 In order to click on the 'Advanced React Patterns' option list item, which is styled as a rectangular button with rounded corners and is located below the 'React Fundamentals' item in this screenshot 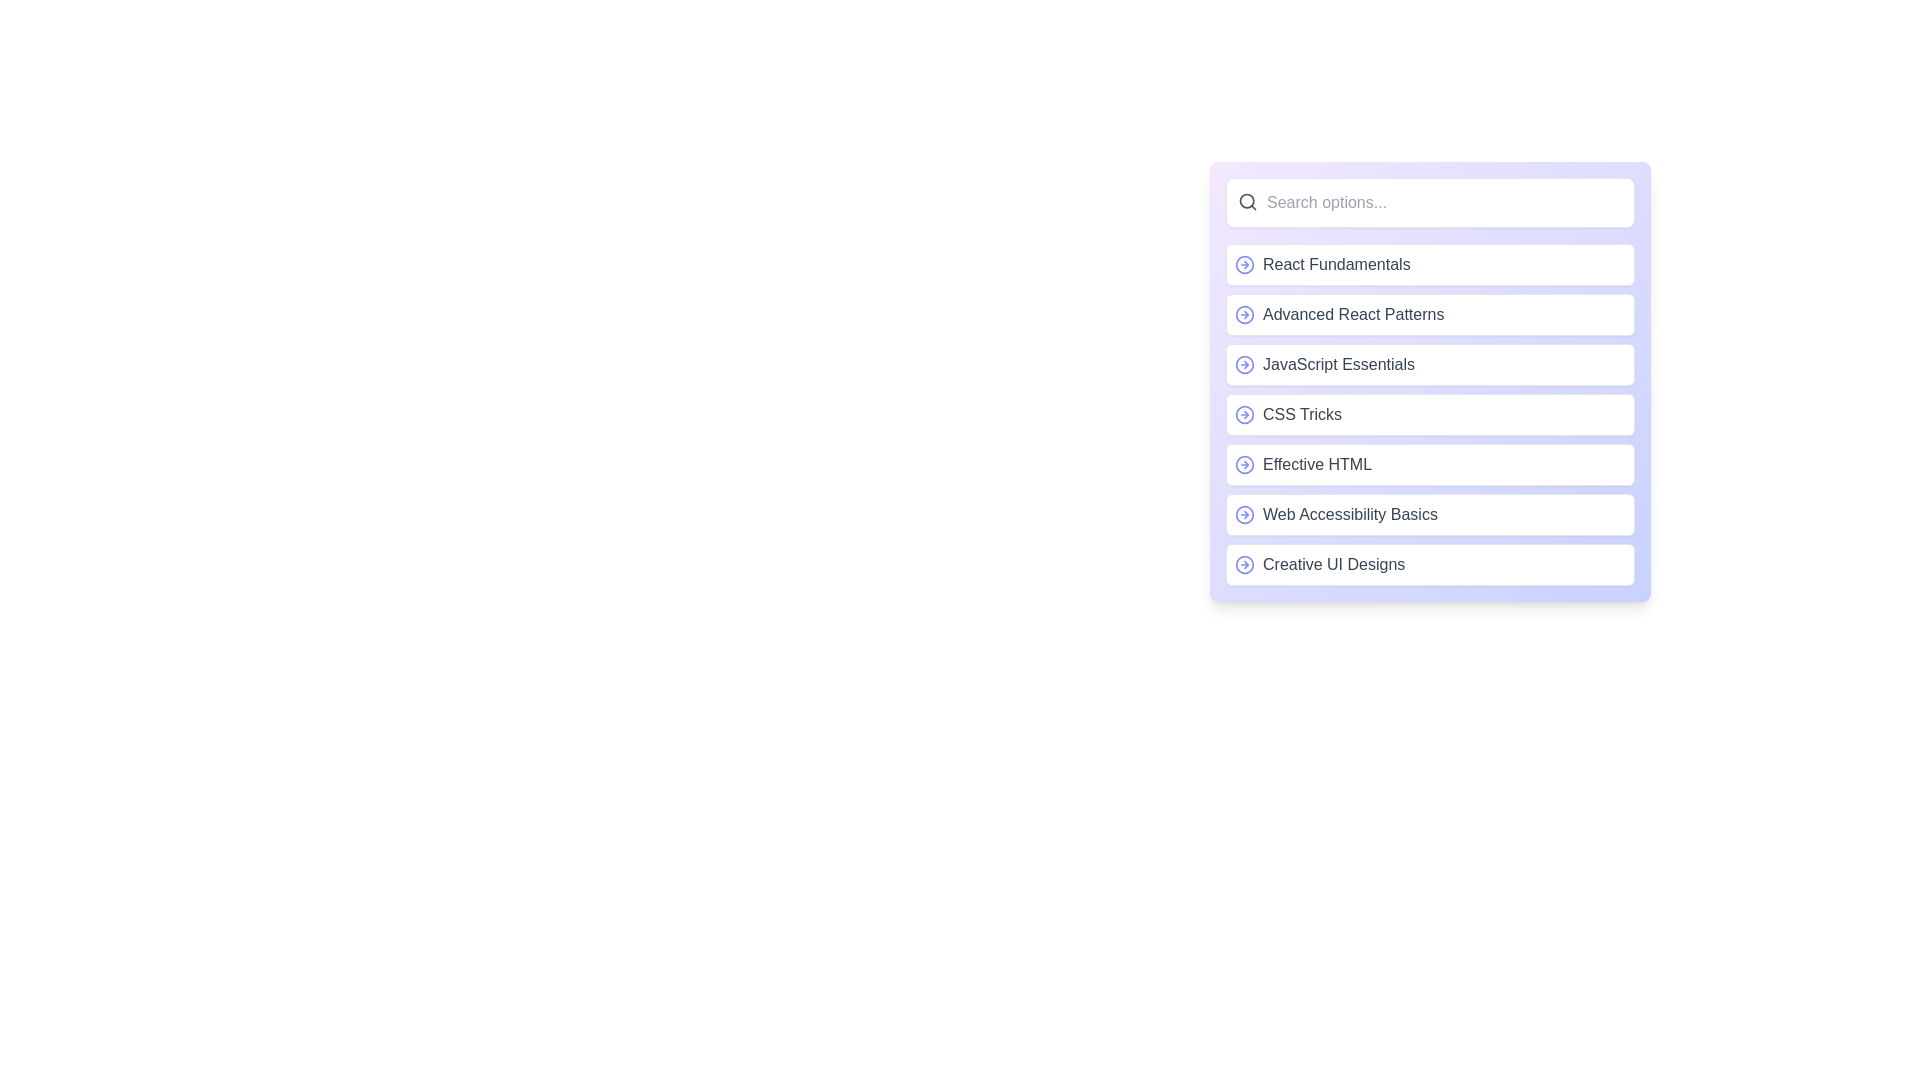, I will do `click(1429, 315)`.